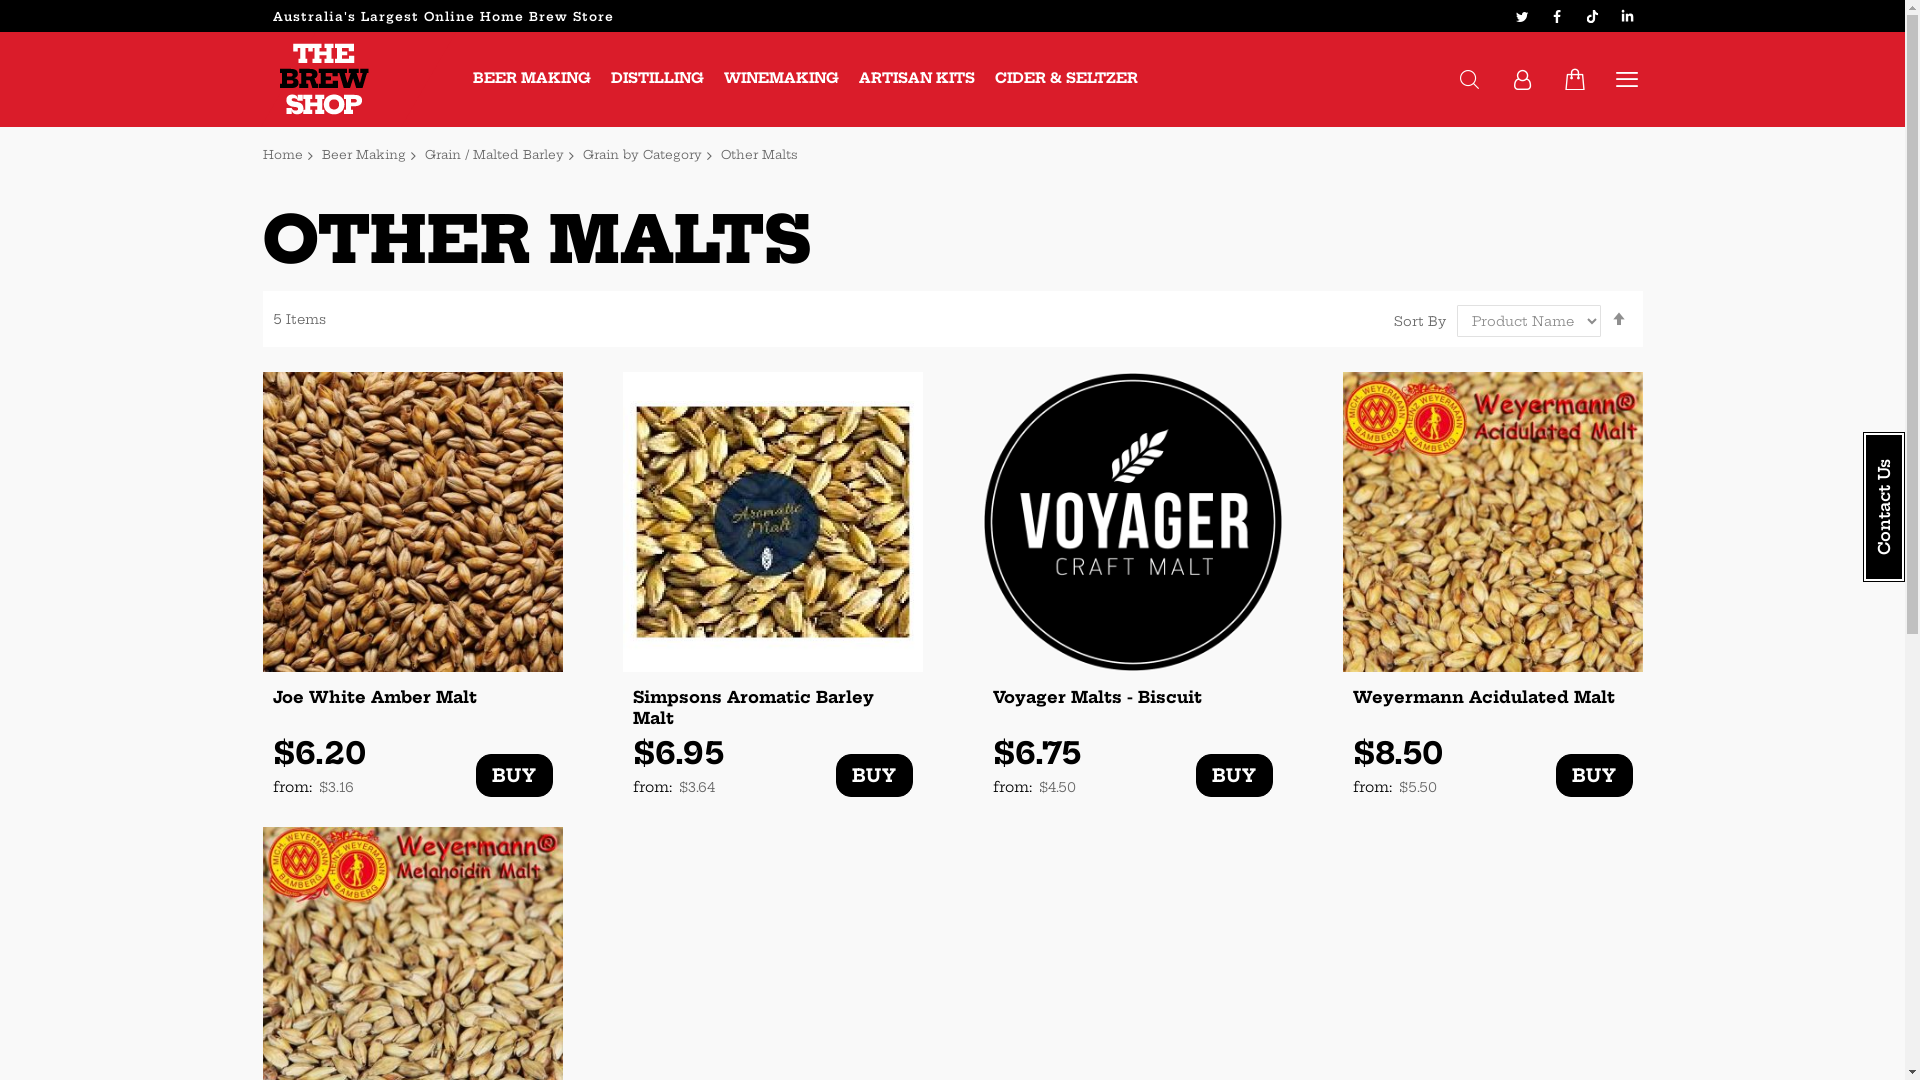 The height and width of the screenshot is (1080, 1920). What do you see at coordinates (1064, 77) in the screenshot?
I see `'CIDER & SELTZER'` at bounding box center [1064, 77].